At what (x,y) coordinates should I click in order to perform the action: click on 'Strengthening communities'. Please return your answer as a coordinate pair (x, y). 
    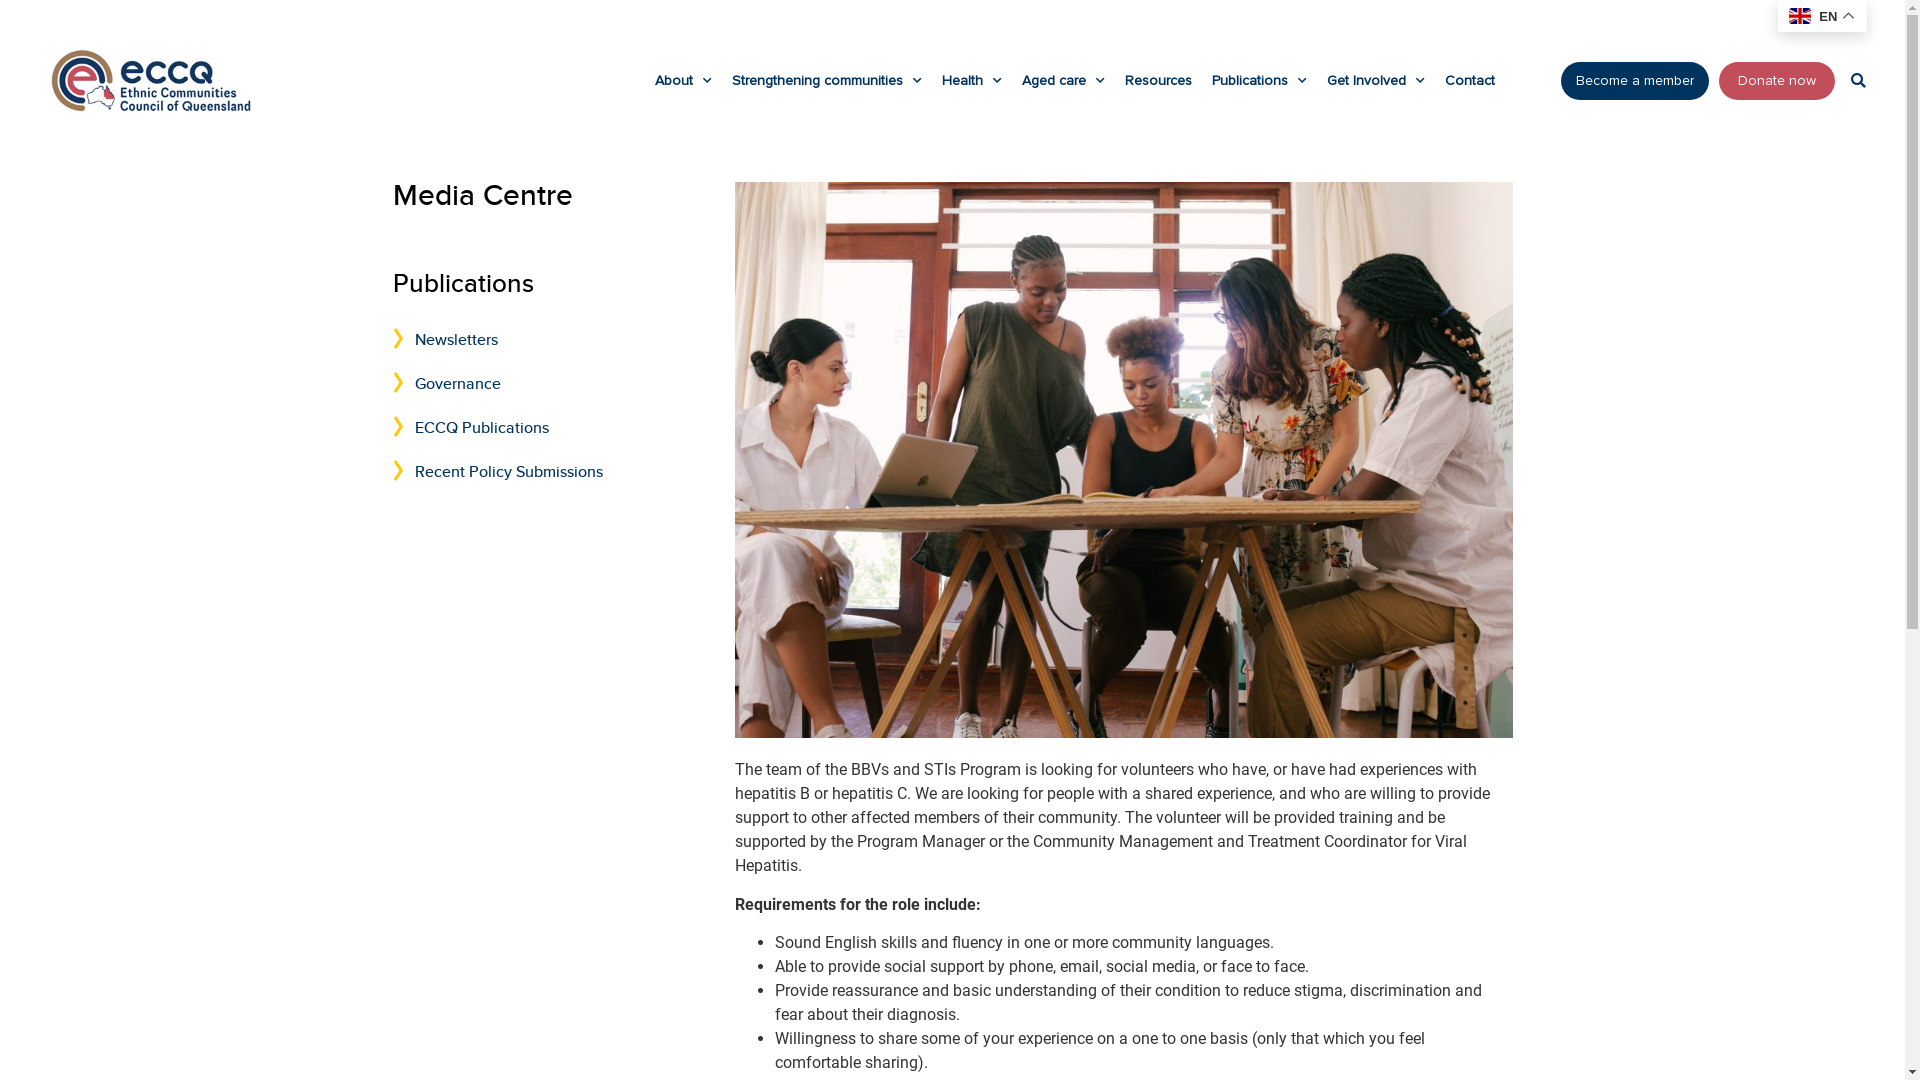
    Looking at the image, I should click on (720, 80).